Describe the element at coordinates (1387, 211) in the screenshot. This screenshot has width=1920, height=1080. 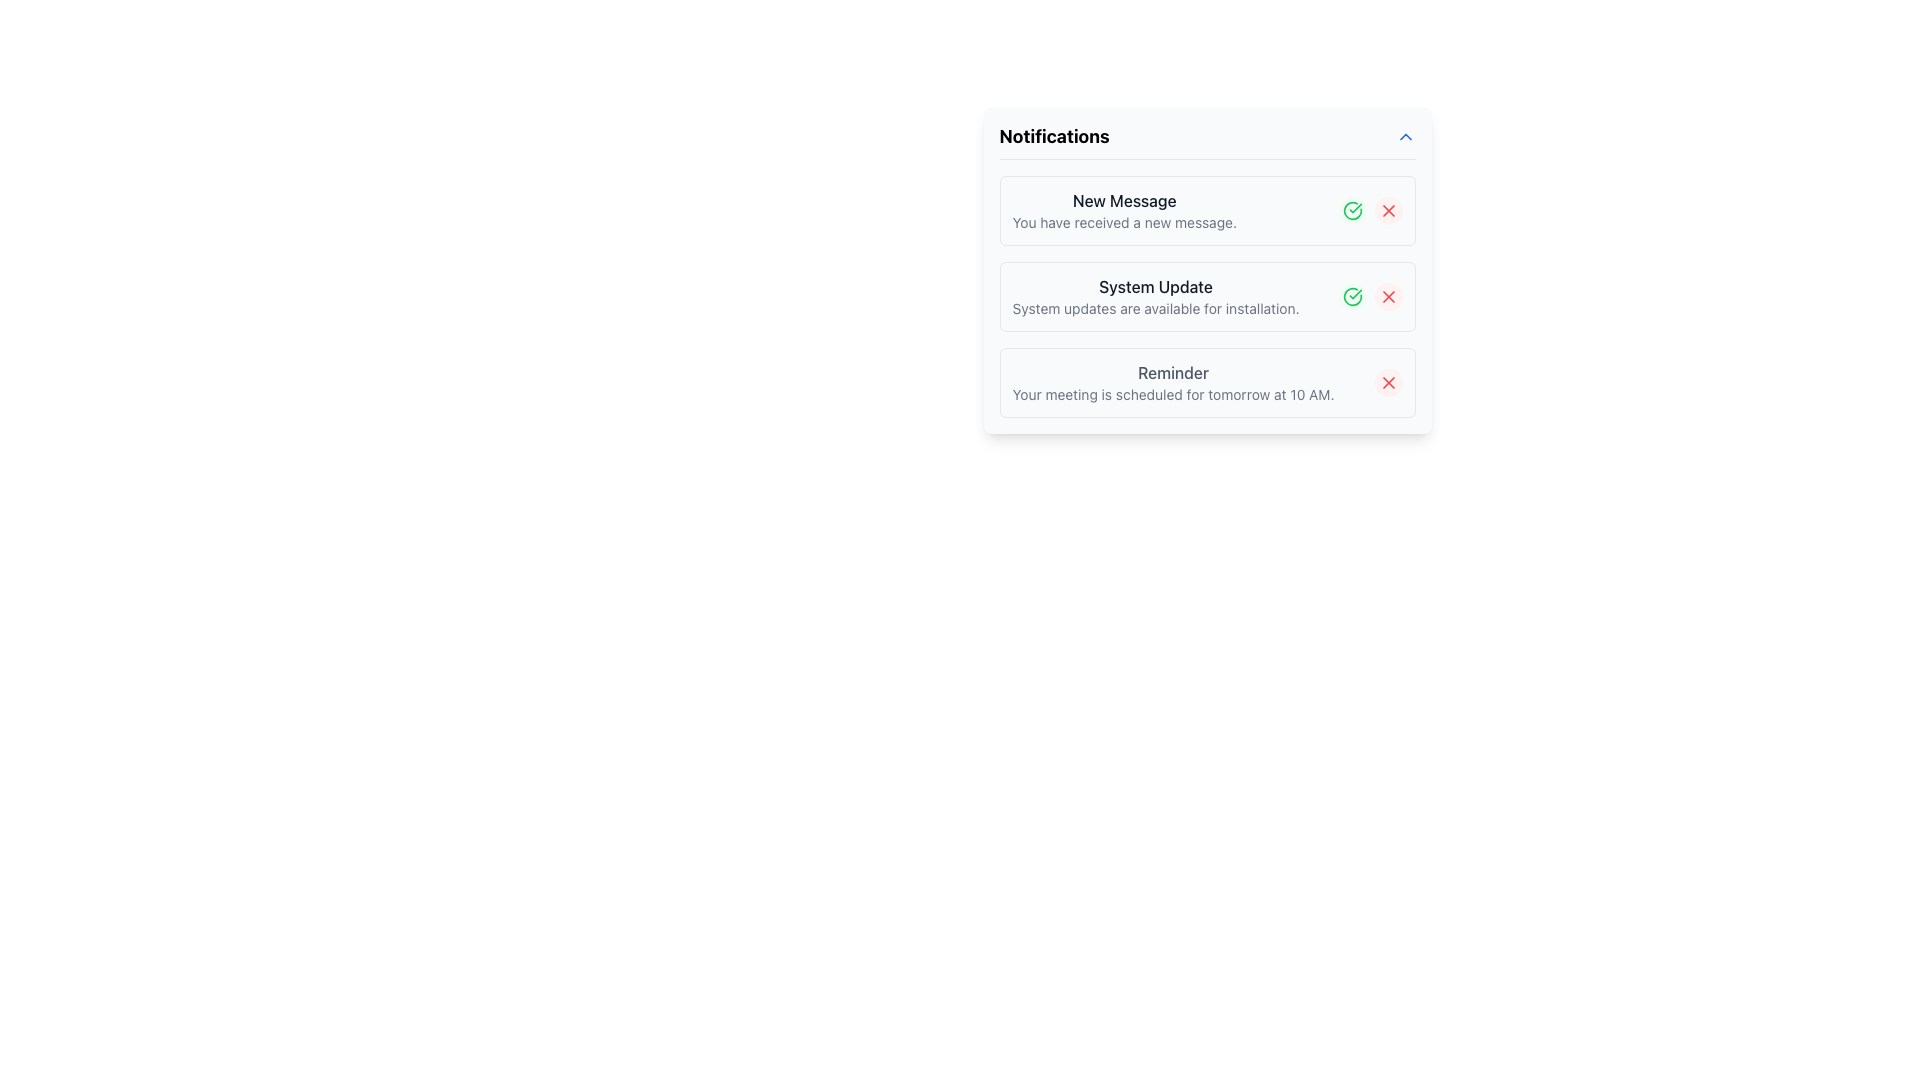
I see `the red 'X' icon next to the 'New Message' notification` at that location.